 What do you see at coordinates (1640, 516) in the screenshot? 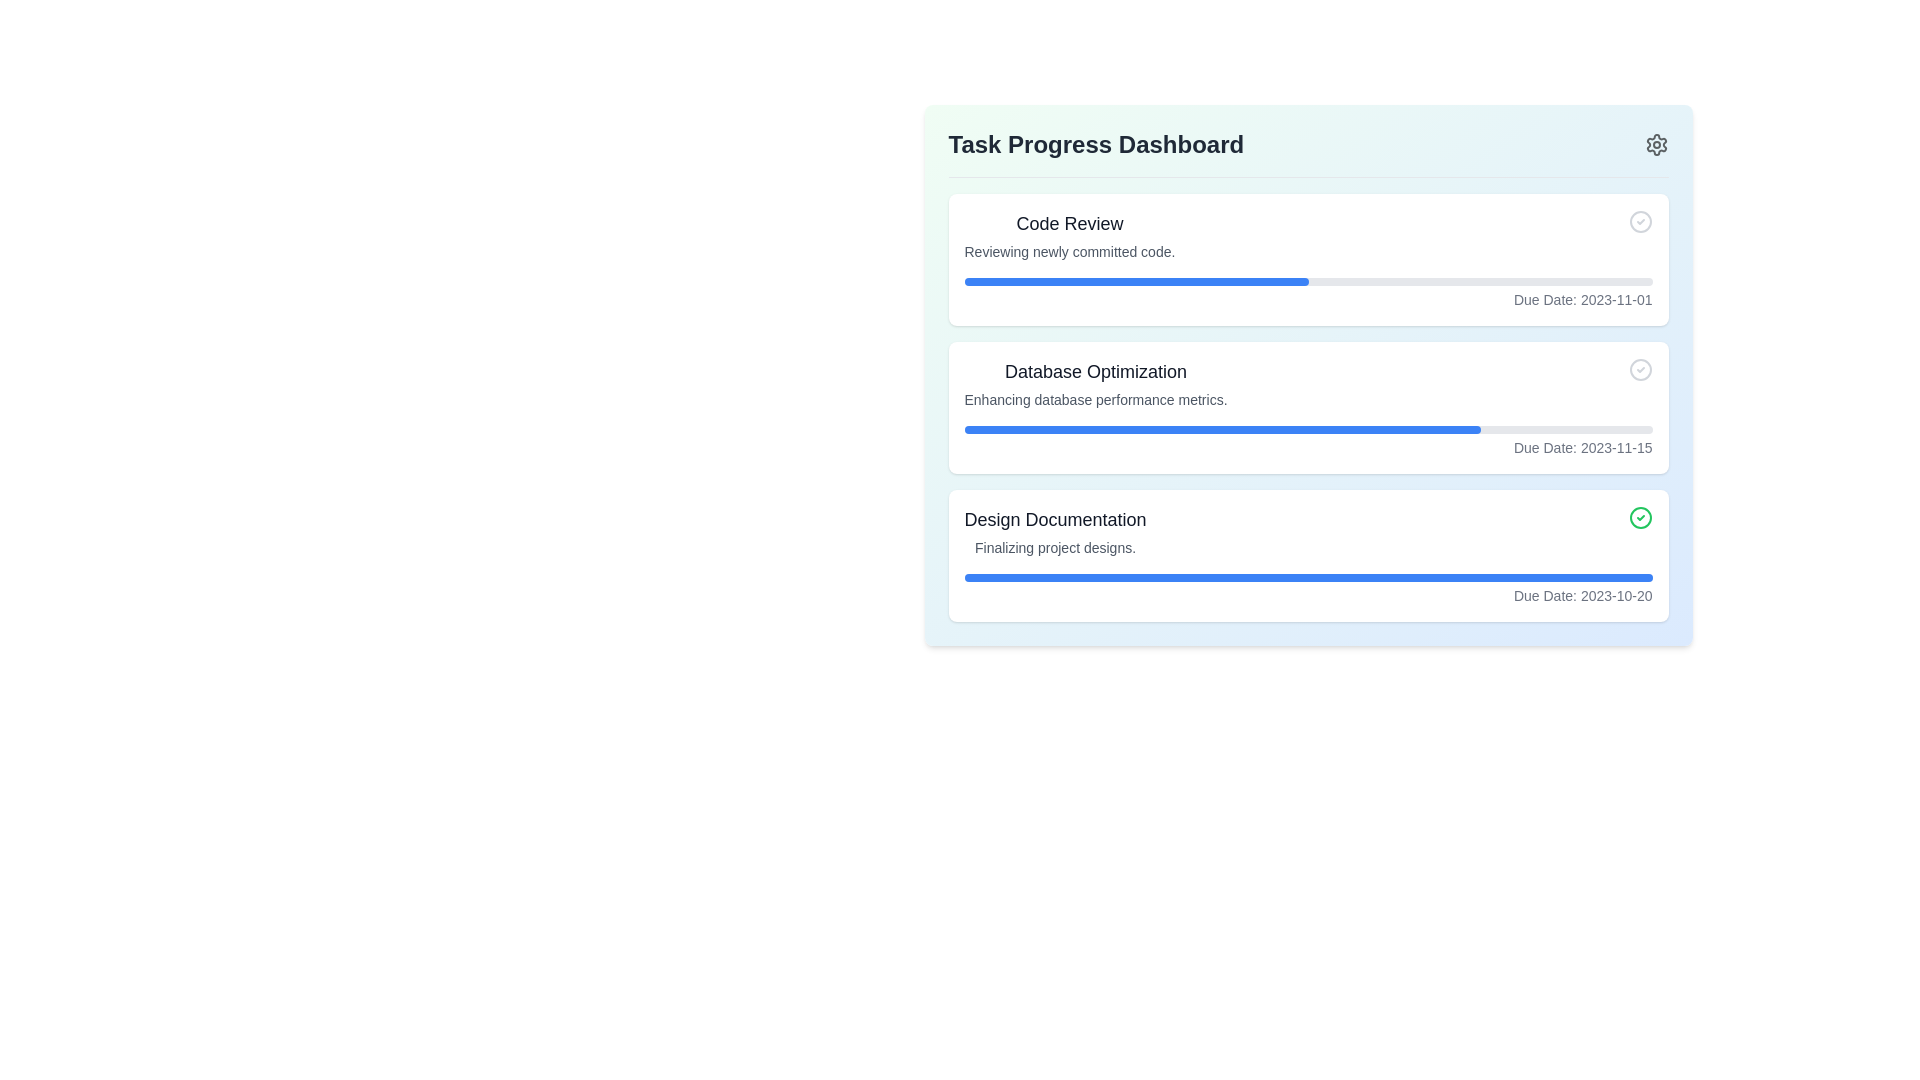
I see `the verification icon located at the far right of the 'Design Documentation' row` at bounding box center [1640, 516].